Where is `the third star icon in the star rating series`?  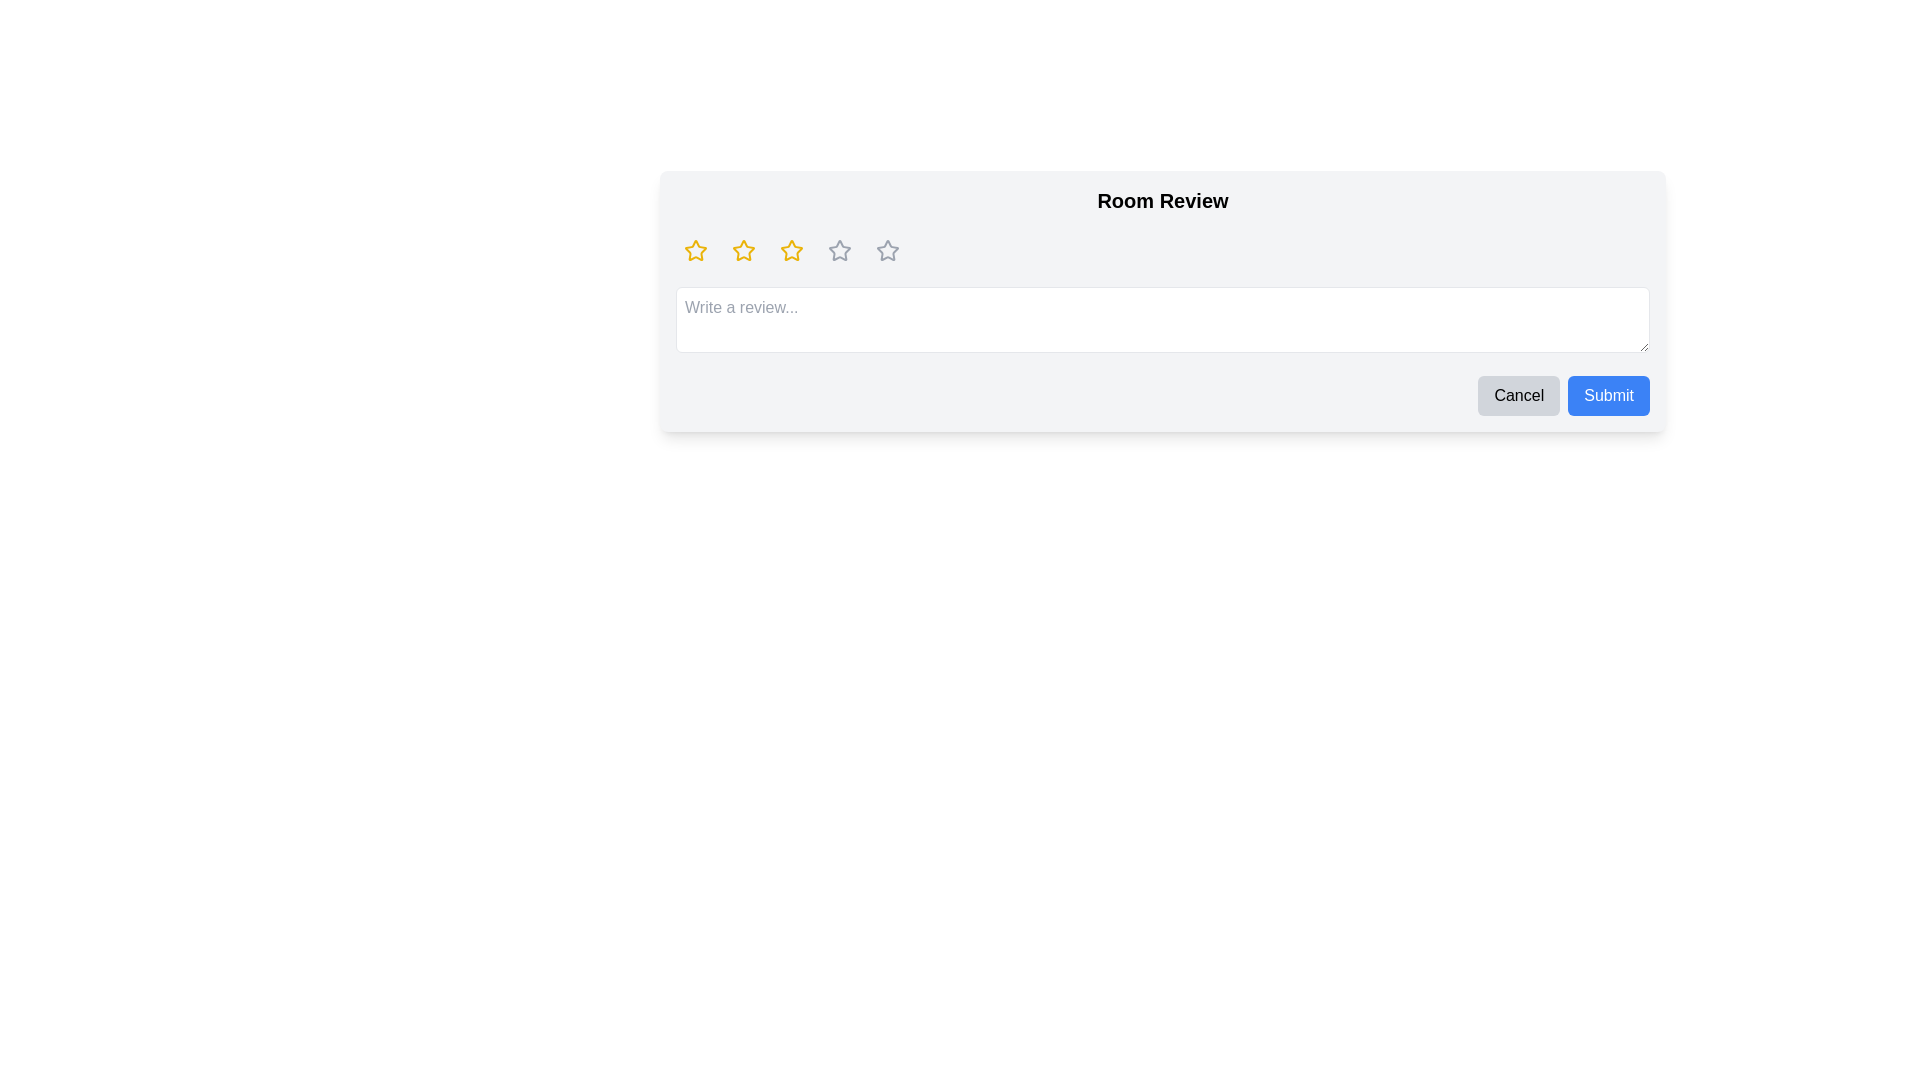
the third star icon in the star rating series is located at coordinates (791, 249).